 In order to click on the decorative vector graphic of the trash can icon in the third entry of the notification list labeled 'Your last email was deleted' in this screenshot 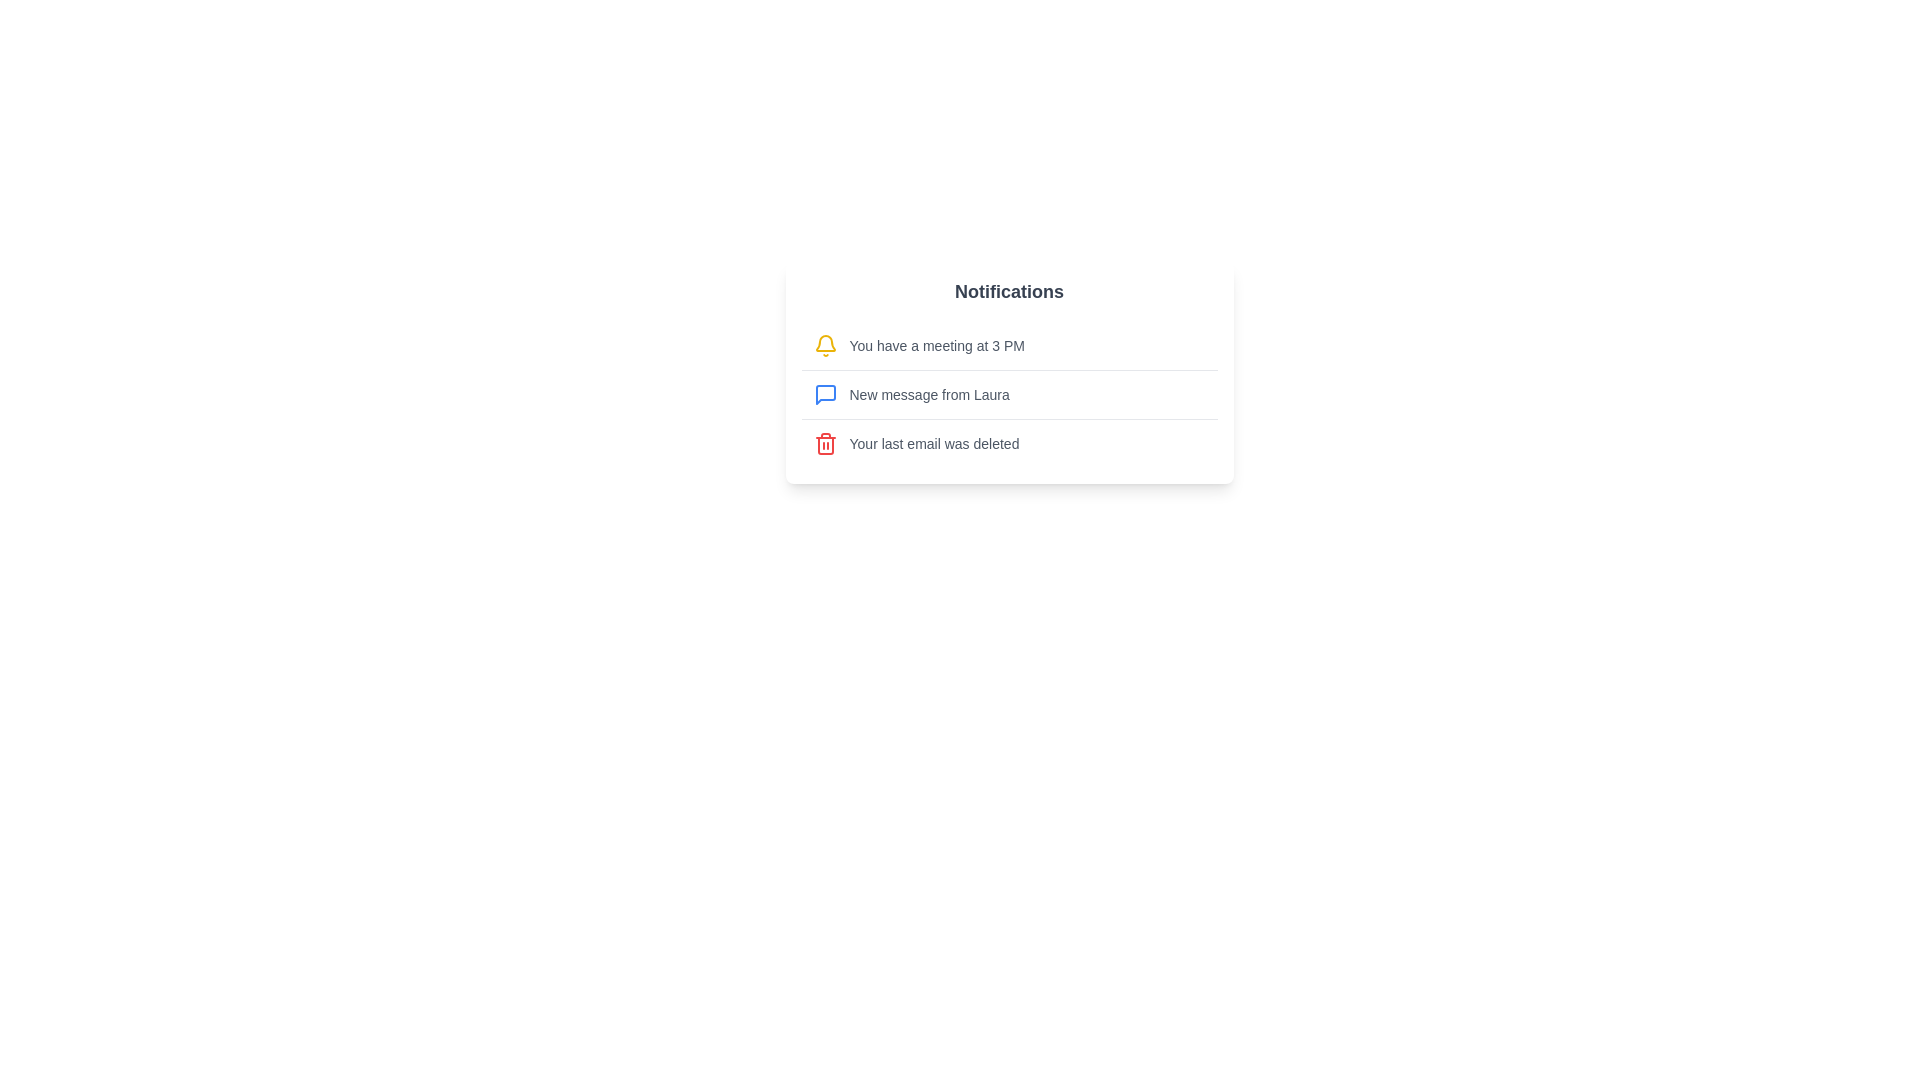, I will do `click(825, 445)`.